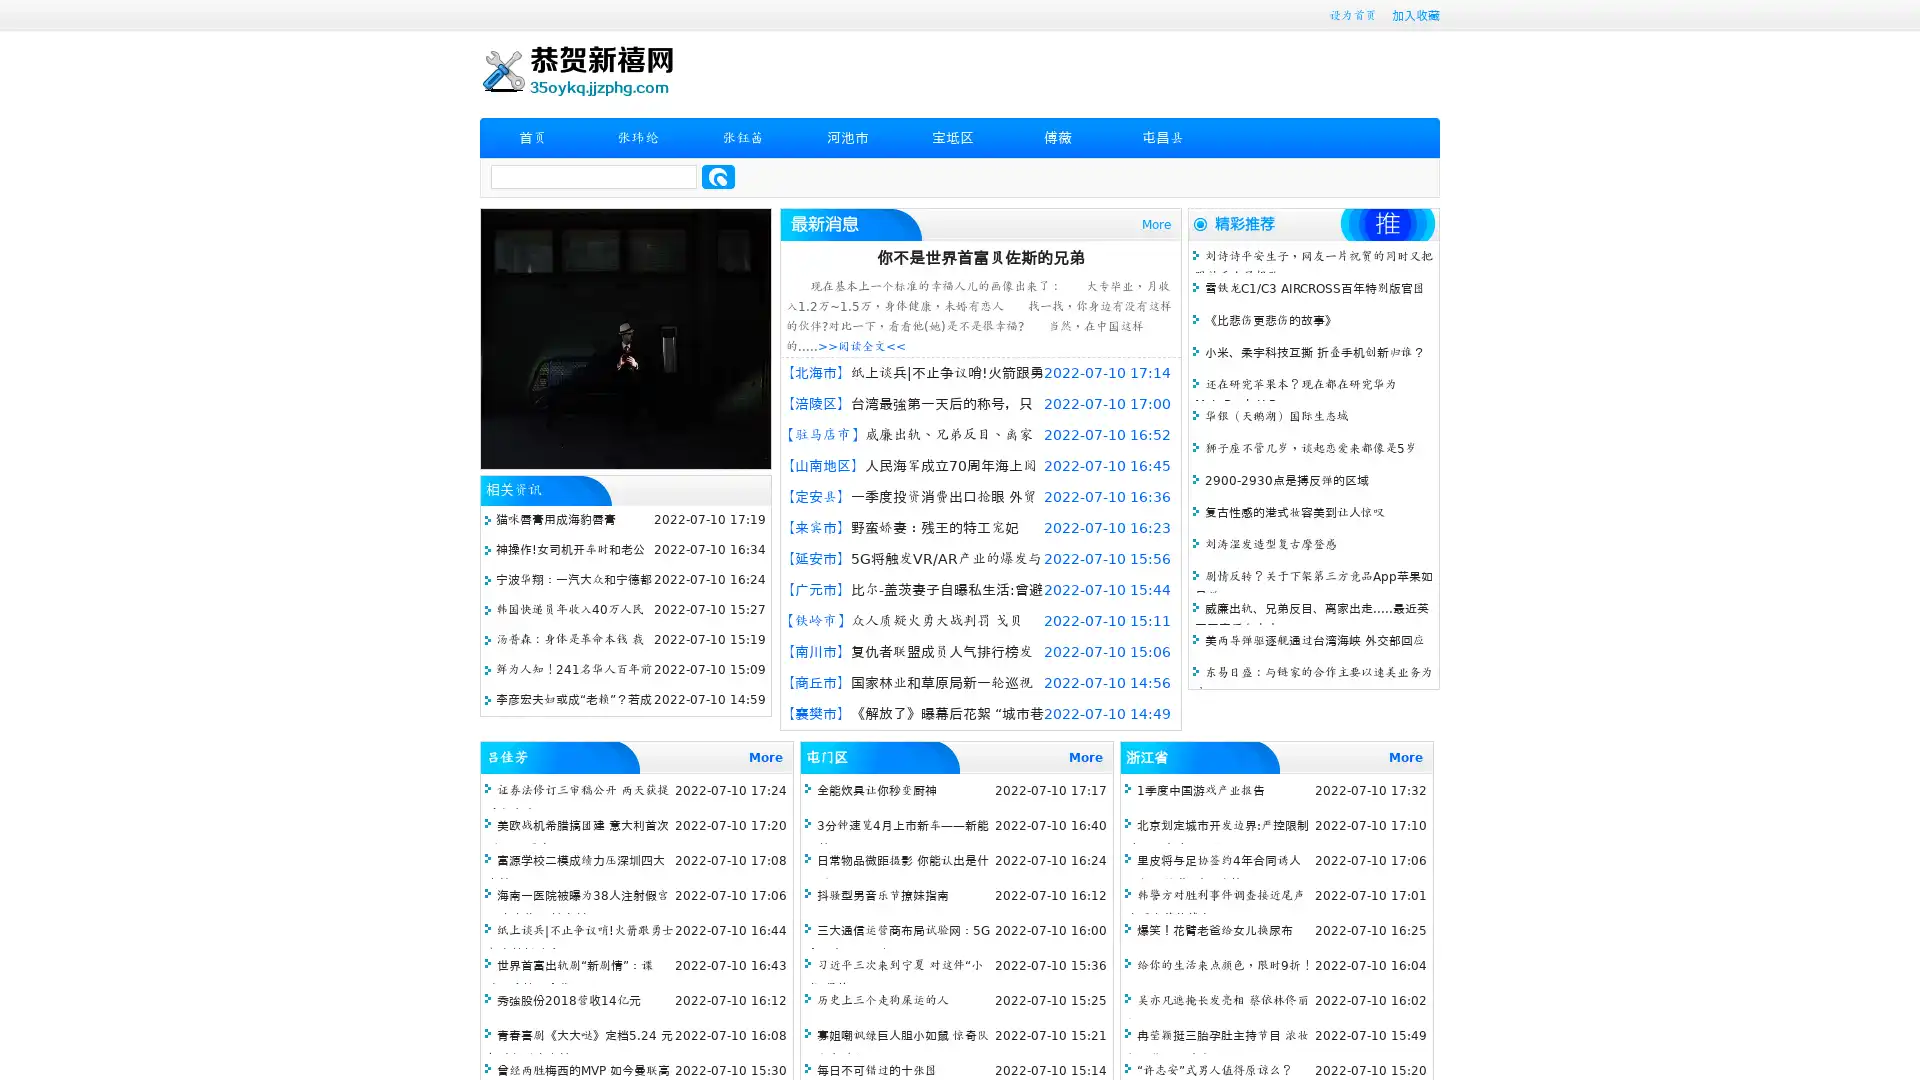 This screenshot has width=1920, height=1080. What do you see at coordinates (718, 176) in the screenshot?
I see `Search` at bounding box center [718, 176].